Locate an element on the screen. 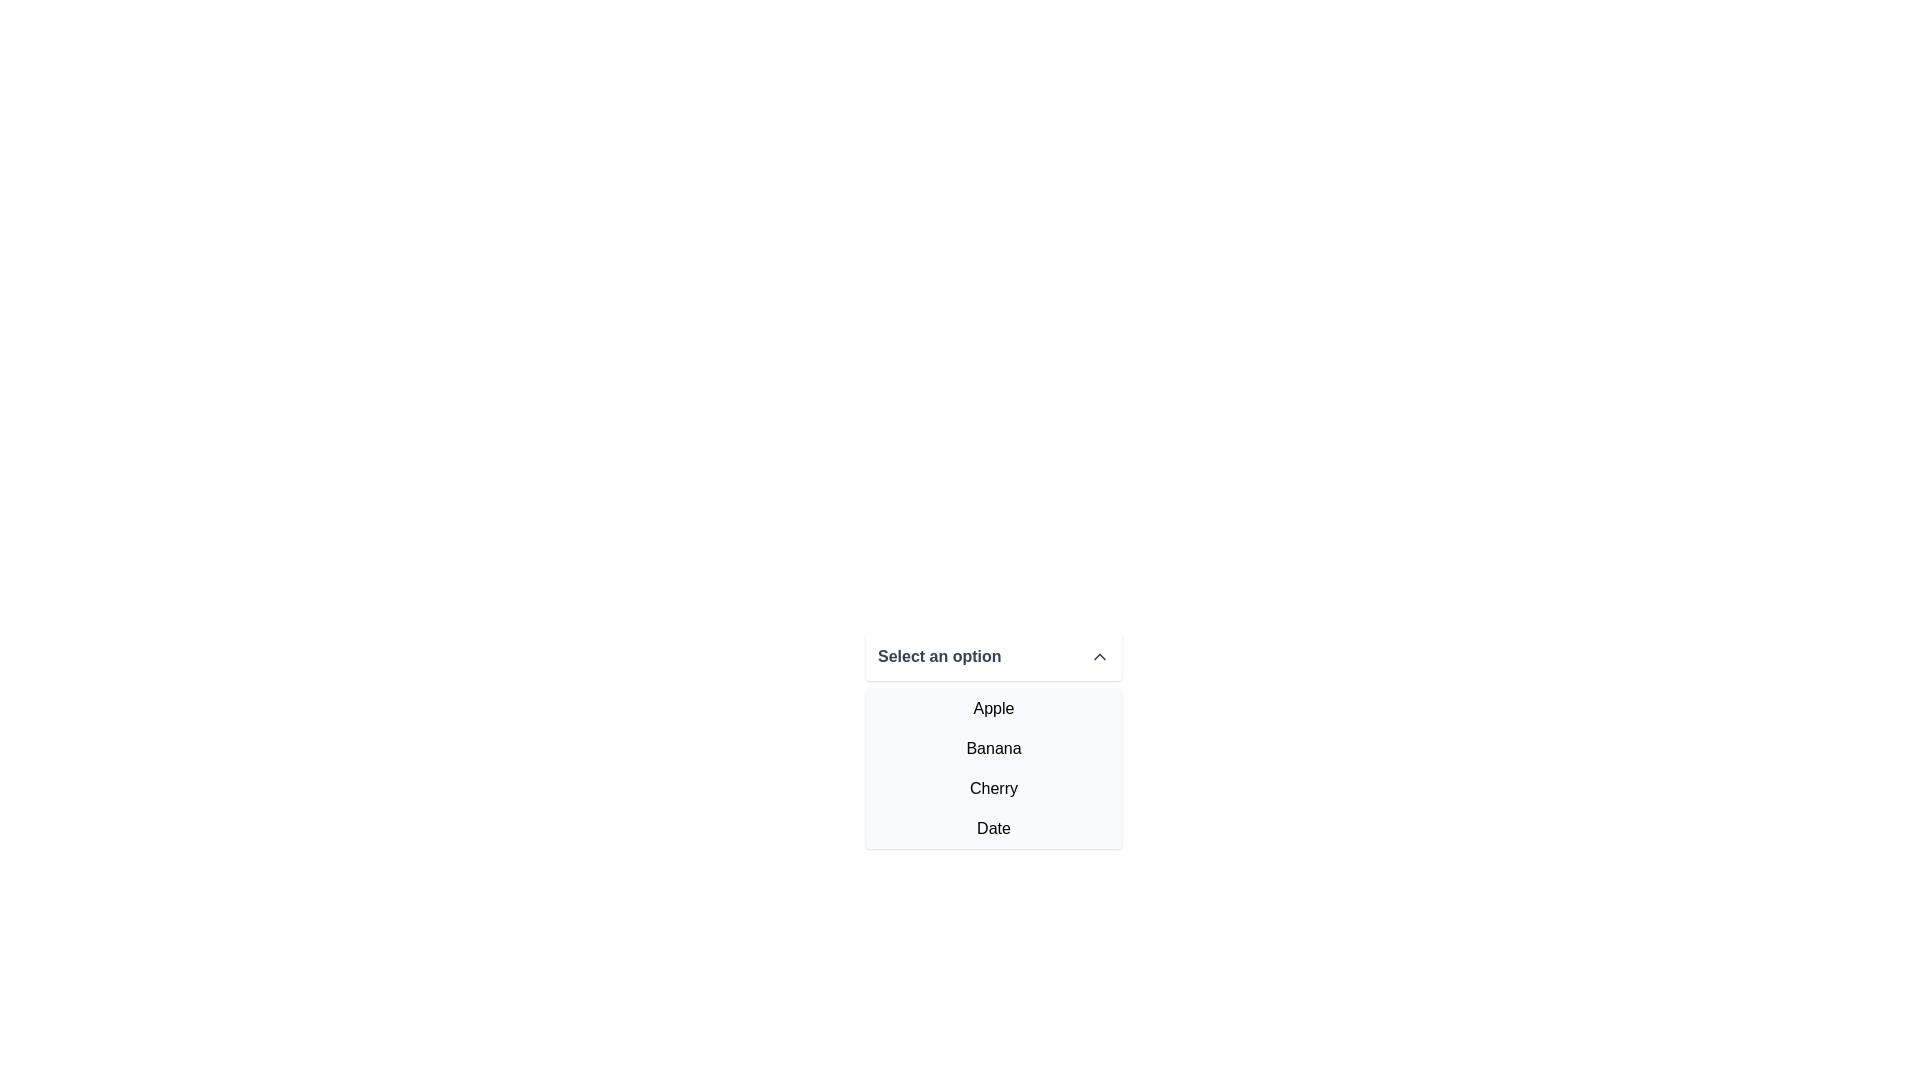 This screenshot has width=1920, height=1080. the dropdown menu labeled 'Select an option' is located at coordinates (993, 749).